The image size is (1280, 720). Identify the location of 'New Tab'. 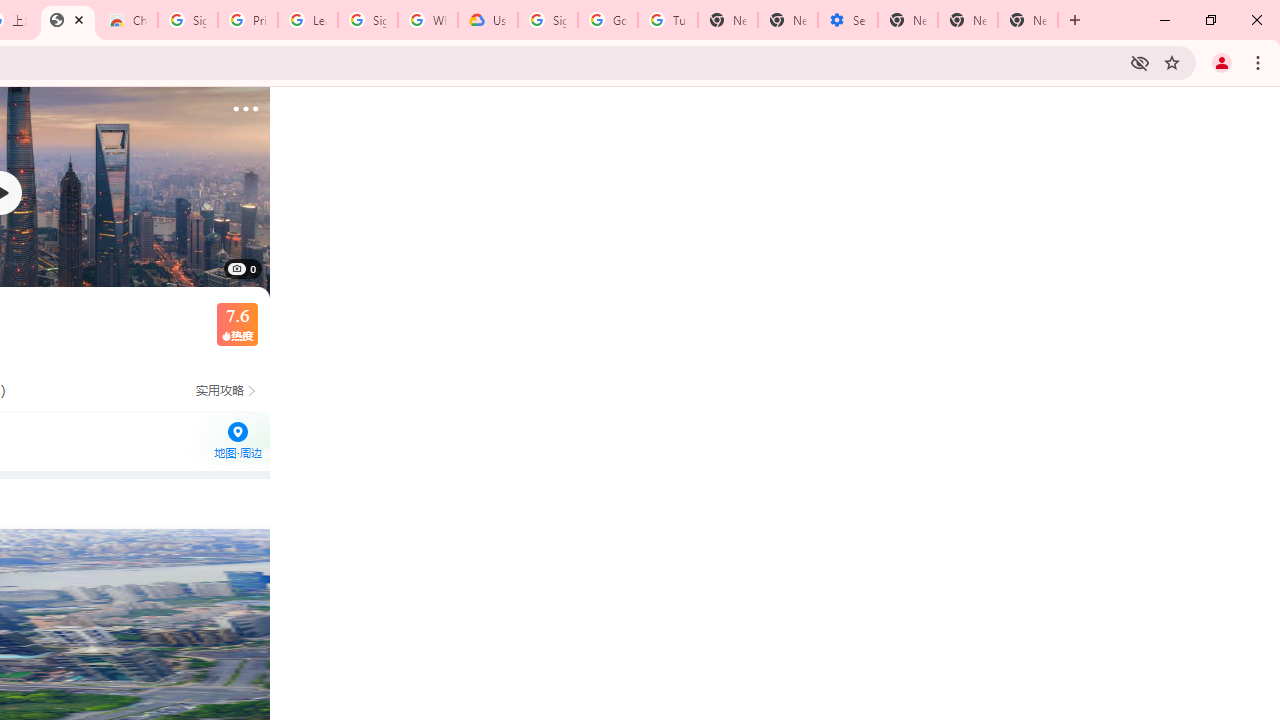
(1074, 20).